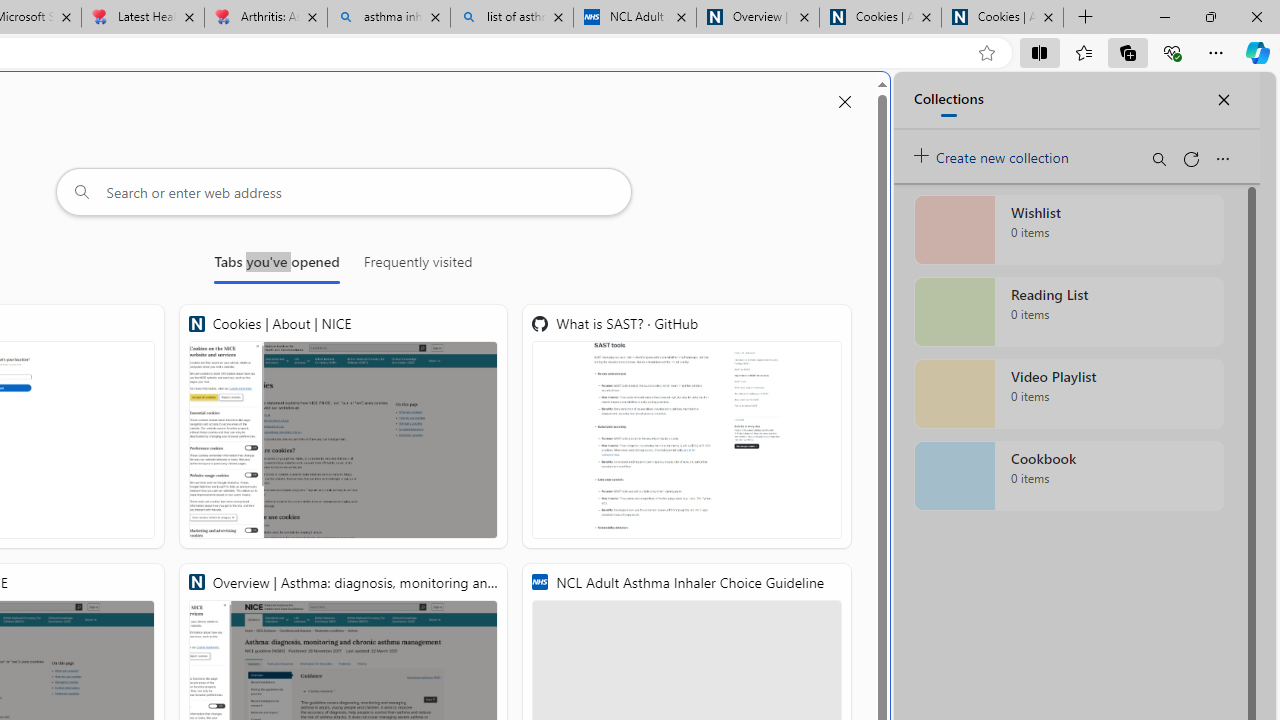  I want to click on 'list of asthma inhalers uk - Search', so click(512, 17).